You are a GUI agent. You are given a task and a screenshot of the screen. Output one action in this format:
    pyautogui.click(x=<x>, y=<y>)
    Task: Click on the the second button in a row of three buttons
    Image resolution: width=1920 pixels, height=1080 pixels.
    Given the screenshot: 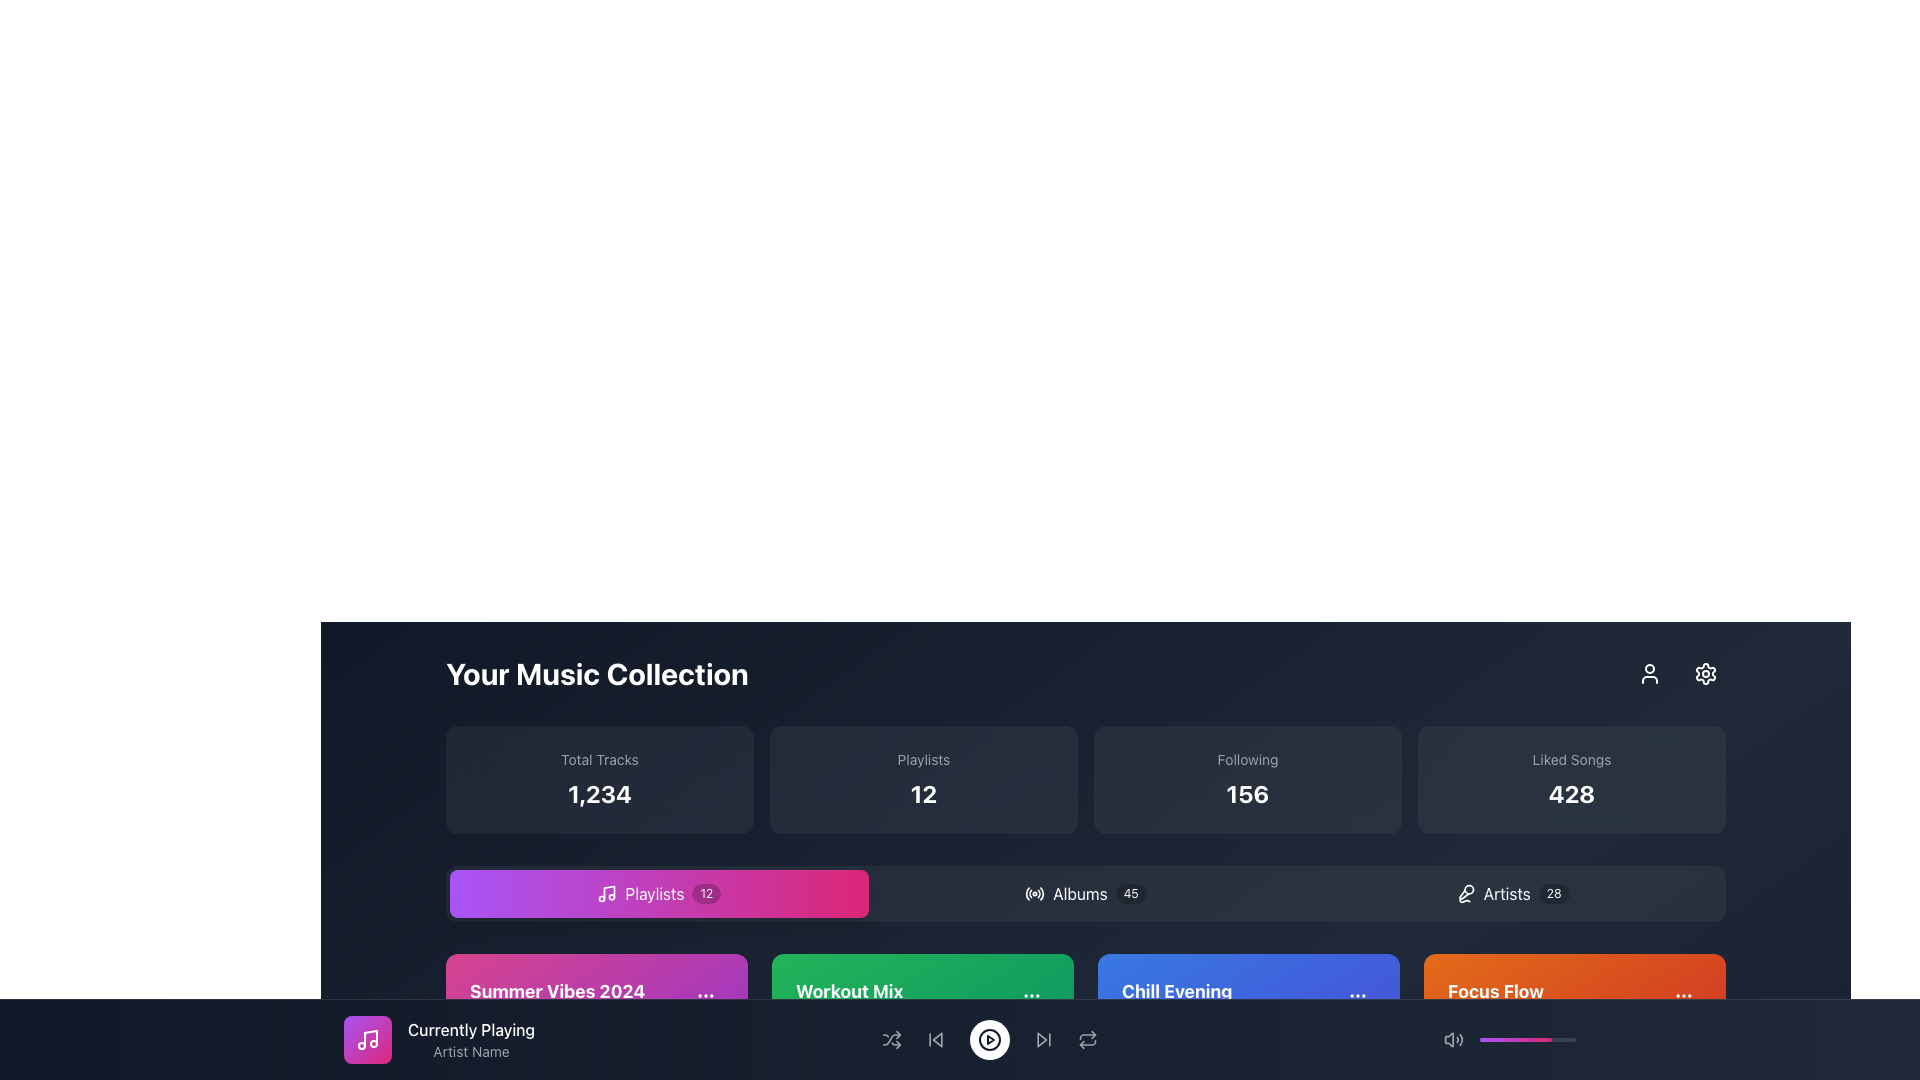 What is the action you would take?
    pyautogui.click(x=1084, y=893)
    